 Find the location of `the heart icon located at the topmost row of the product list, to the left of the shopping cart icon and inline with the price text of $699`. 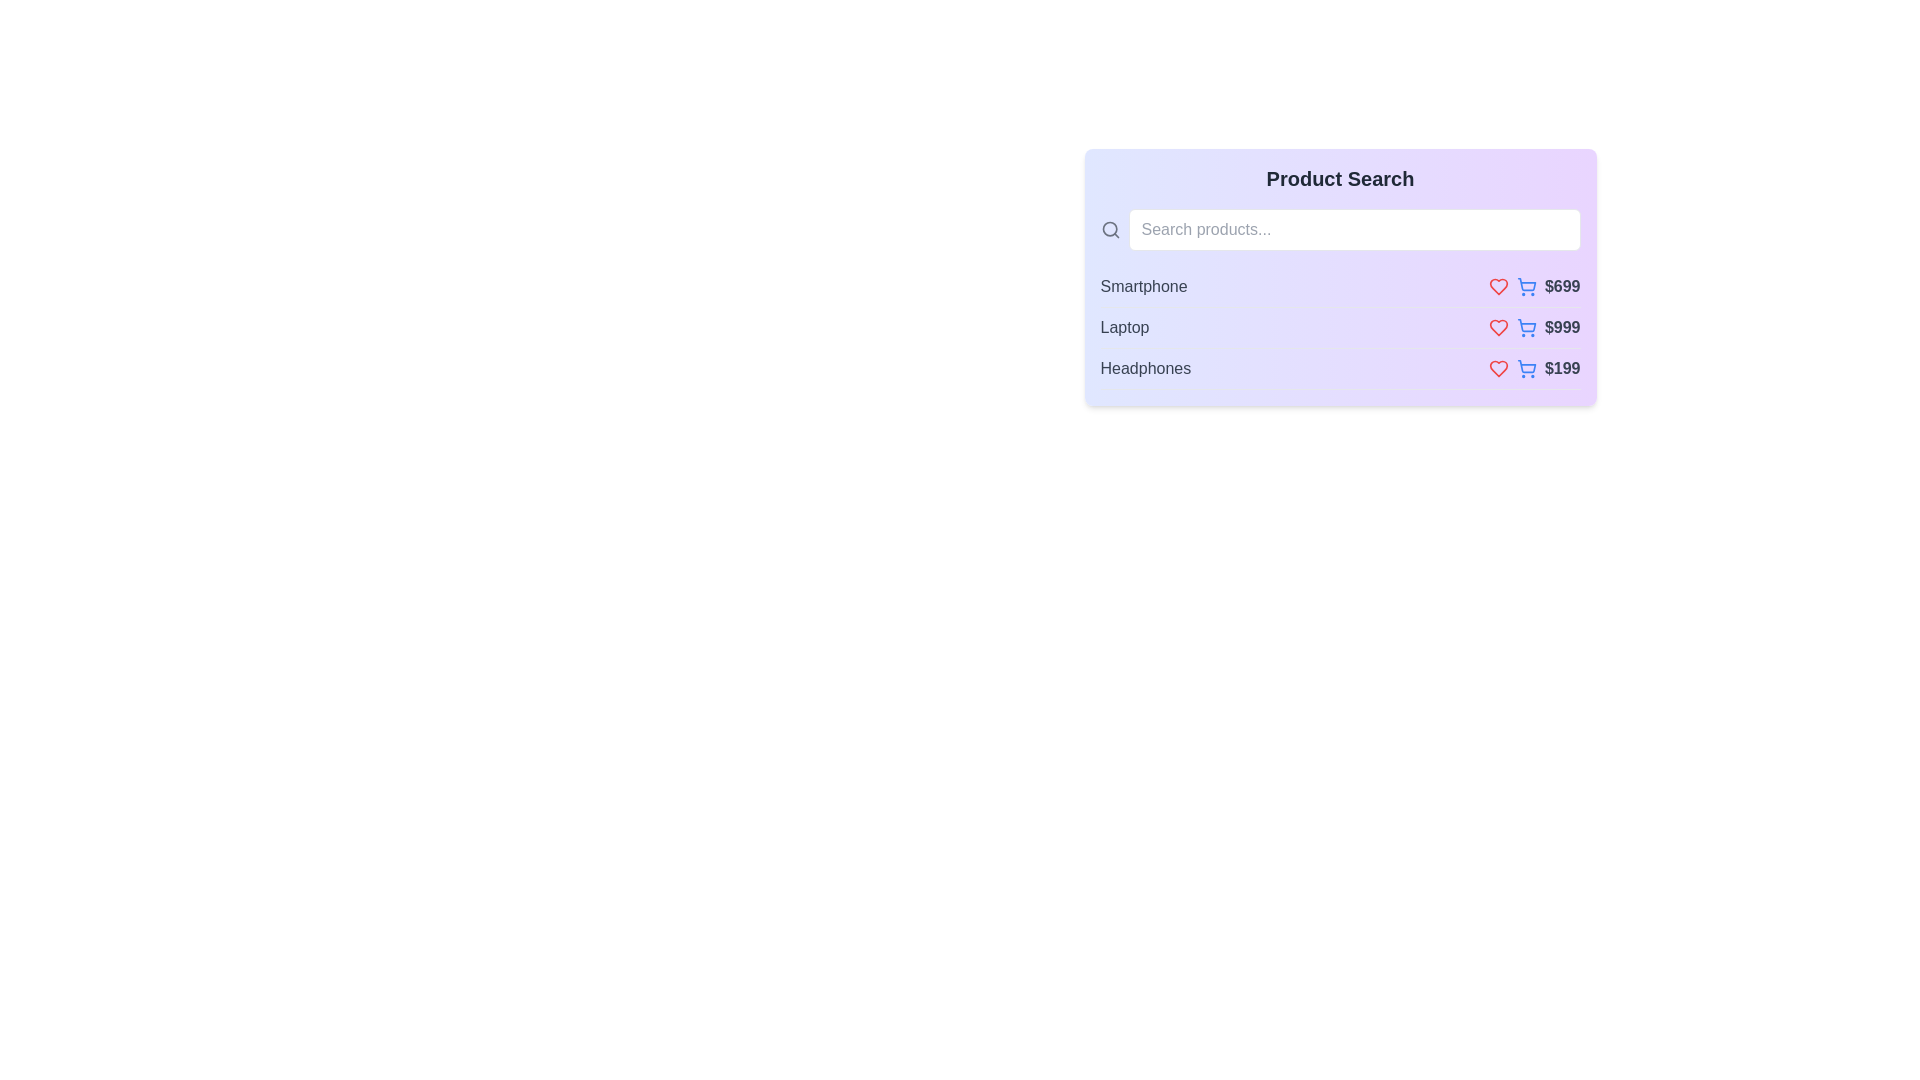

the heart icon located at the topmost row of the product list, to the left of the shopping cart icon and inline with the price text of $699 is located at coordinates (1498, 286).